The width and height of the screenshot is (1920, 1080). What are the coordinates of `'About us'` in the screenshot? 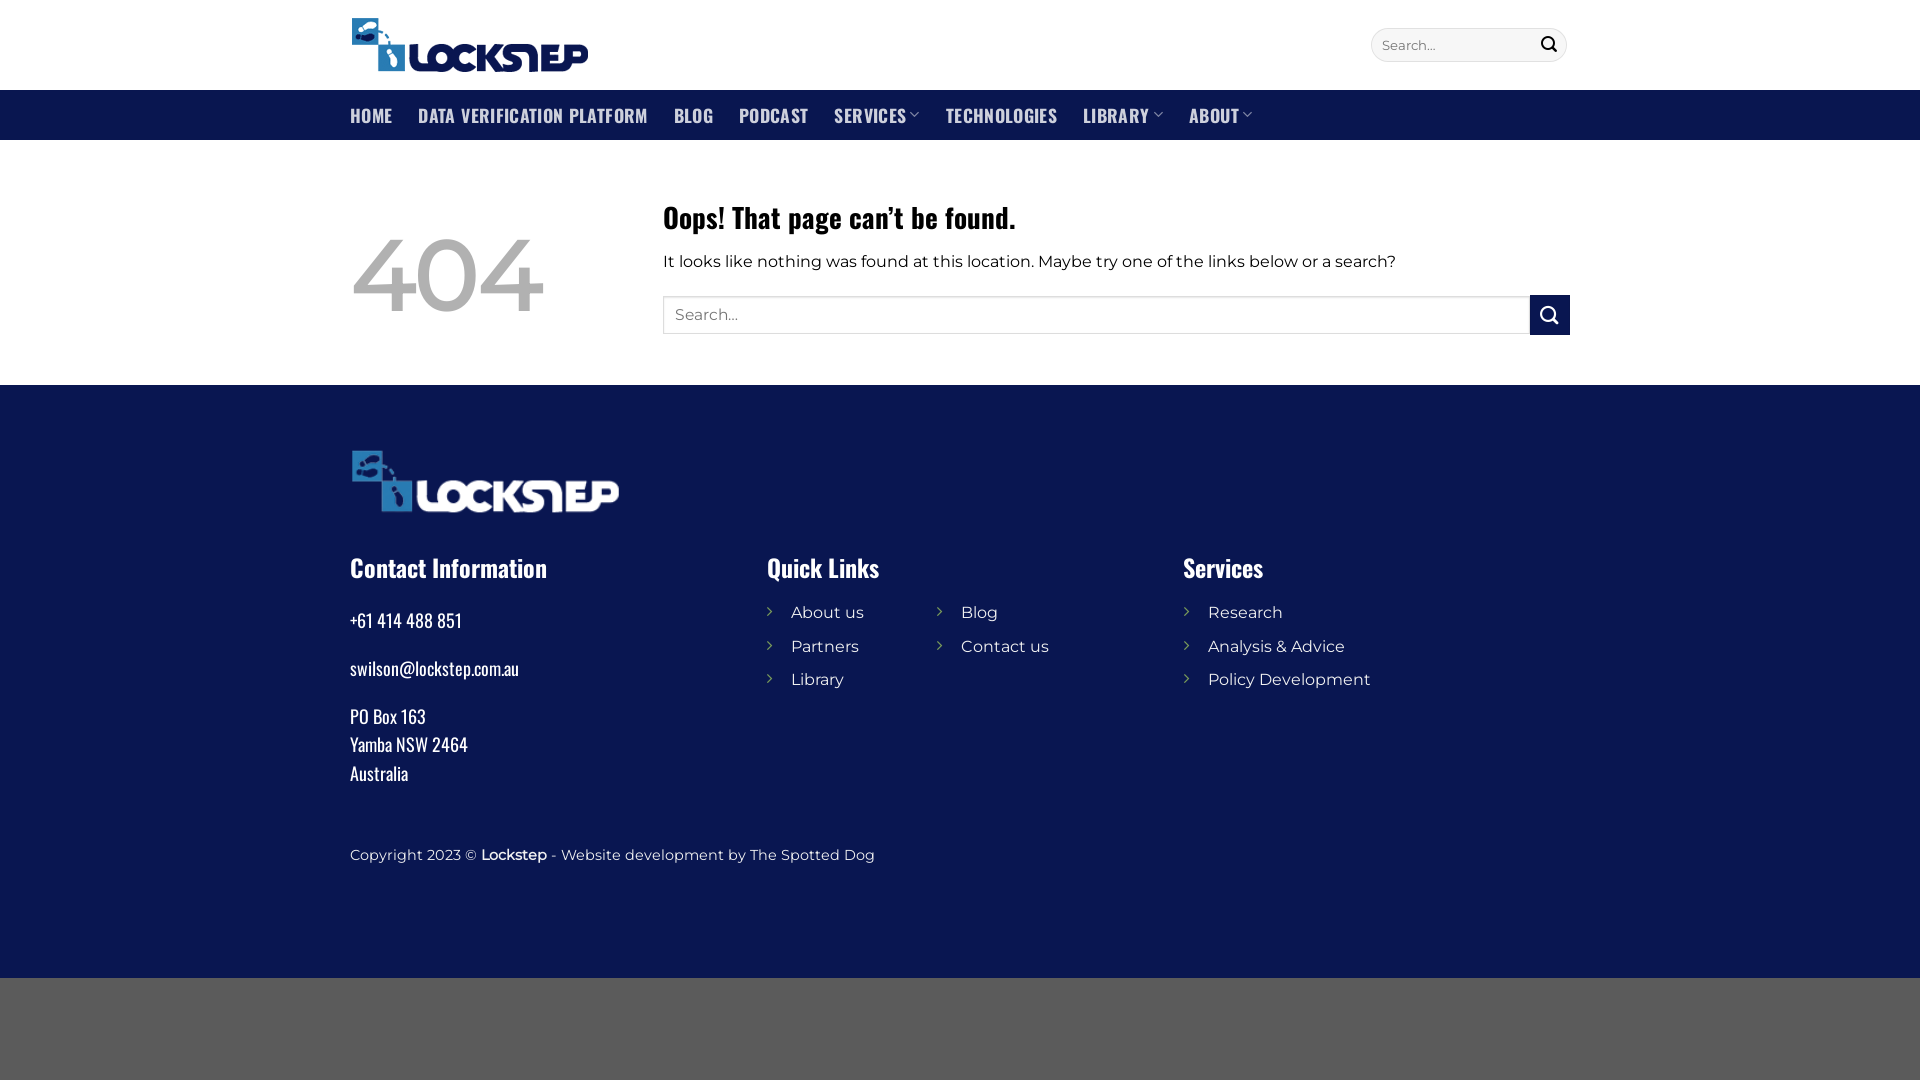 It's located at (827, 611).